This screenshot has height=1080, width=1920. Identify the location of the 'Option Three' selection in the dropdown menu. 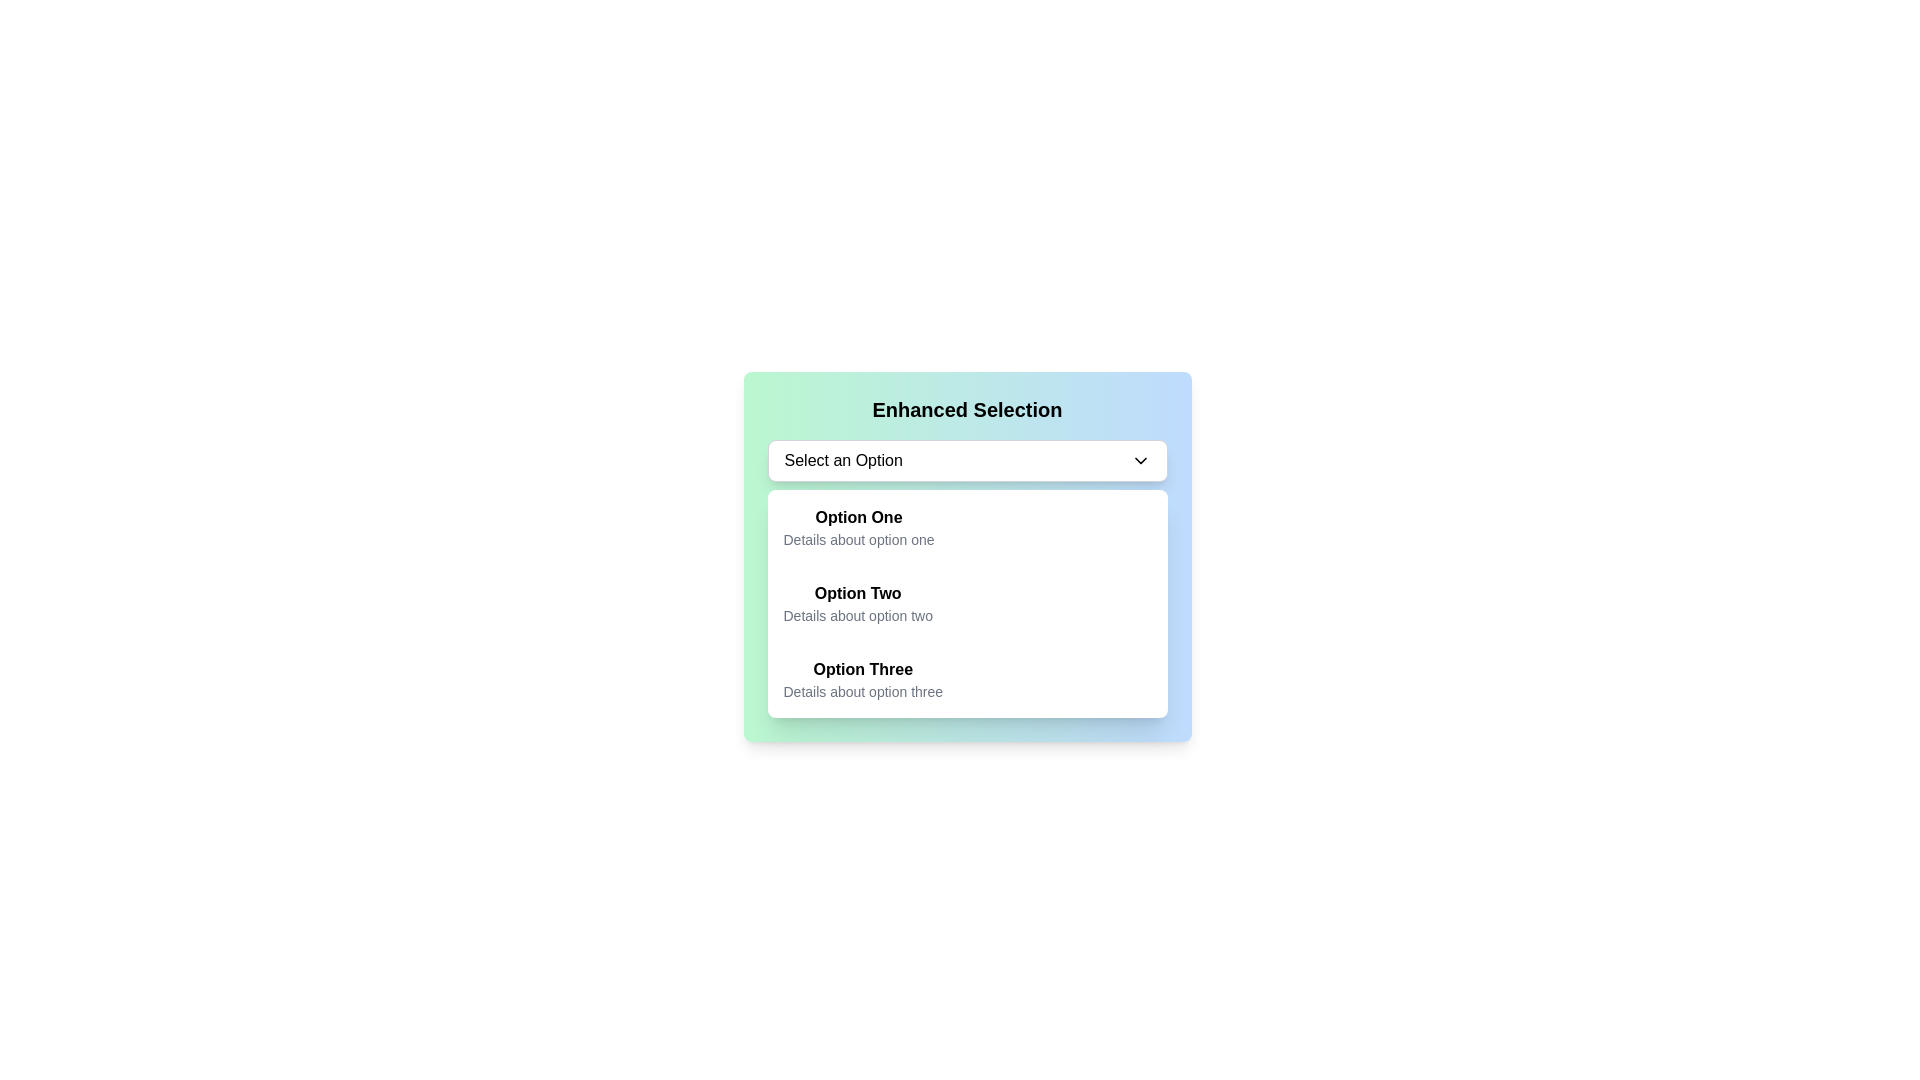
(863, 678).